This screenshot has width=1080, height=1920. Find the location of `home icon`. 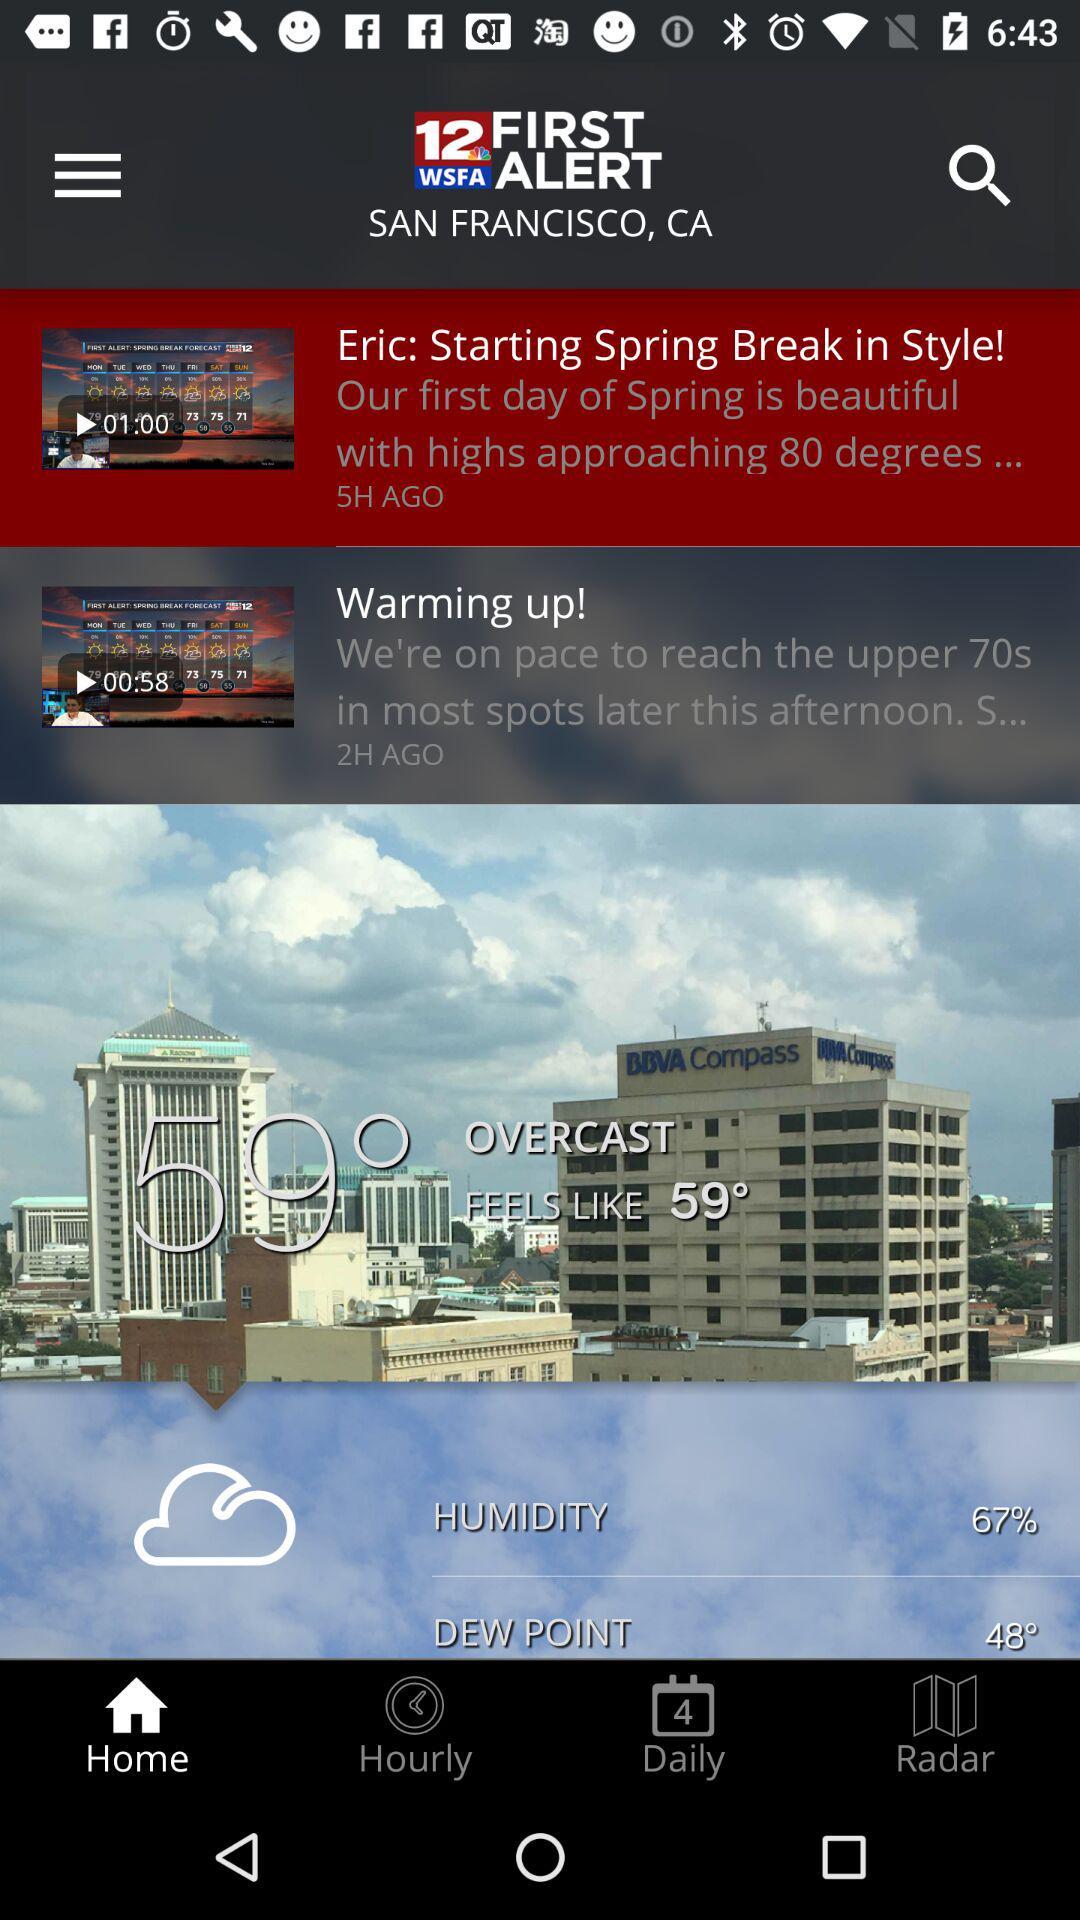

home icon is located at coordinates (135, 1726).